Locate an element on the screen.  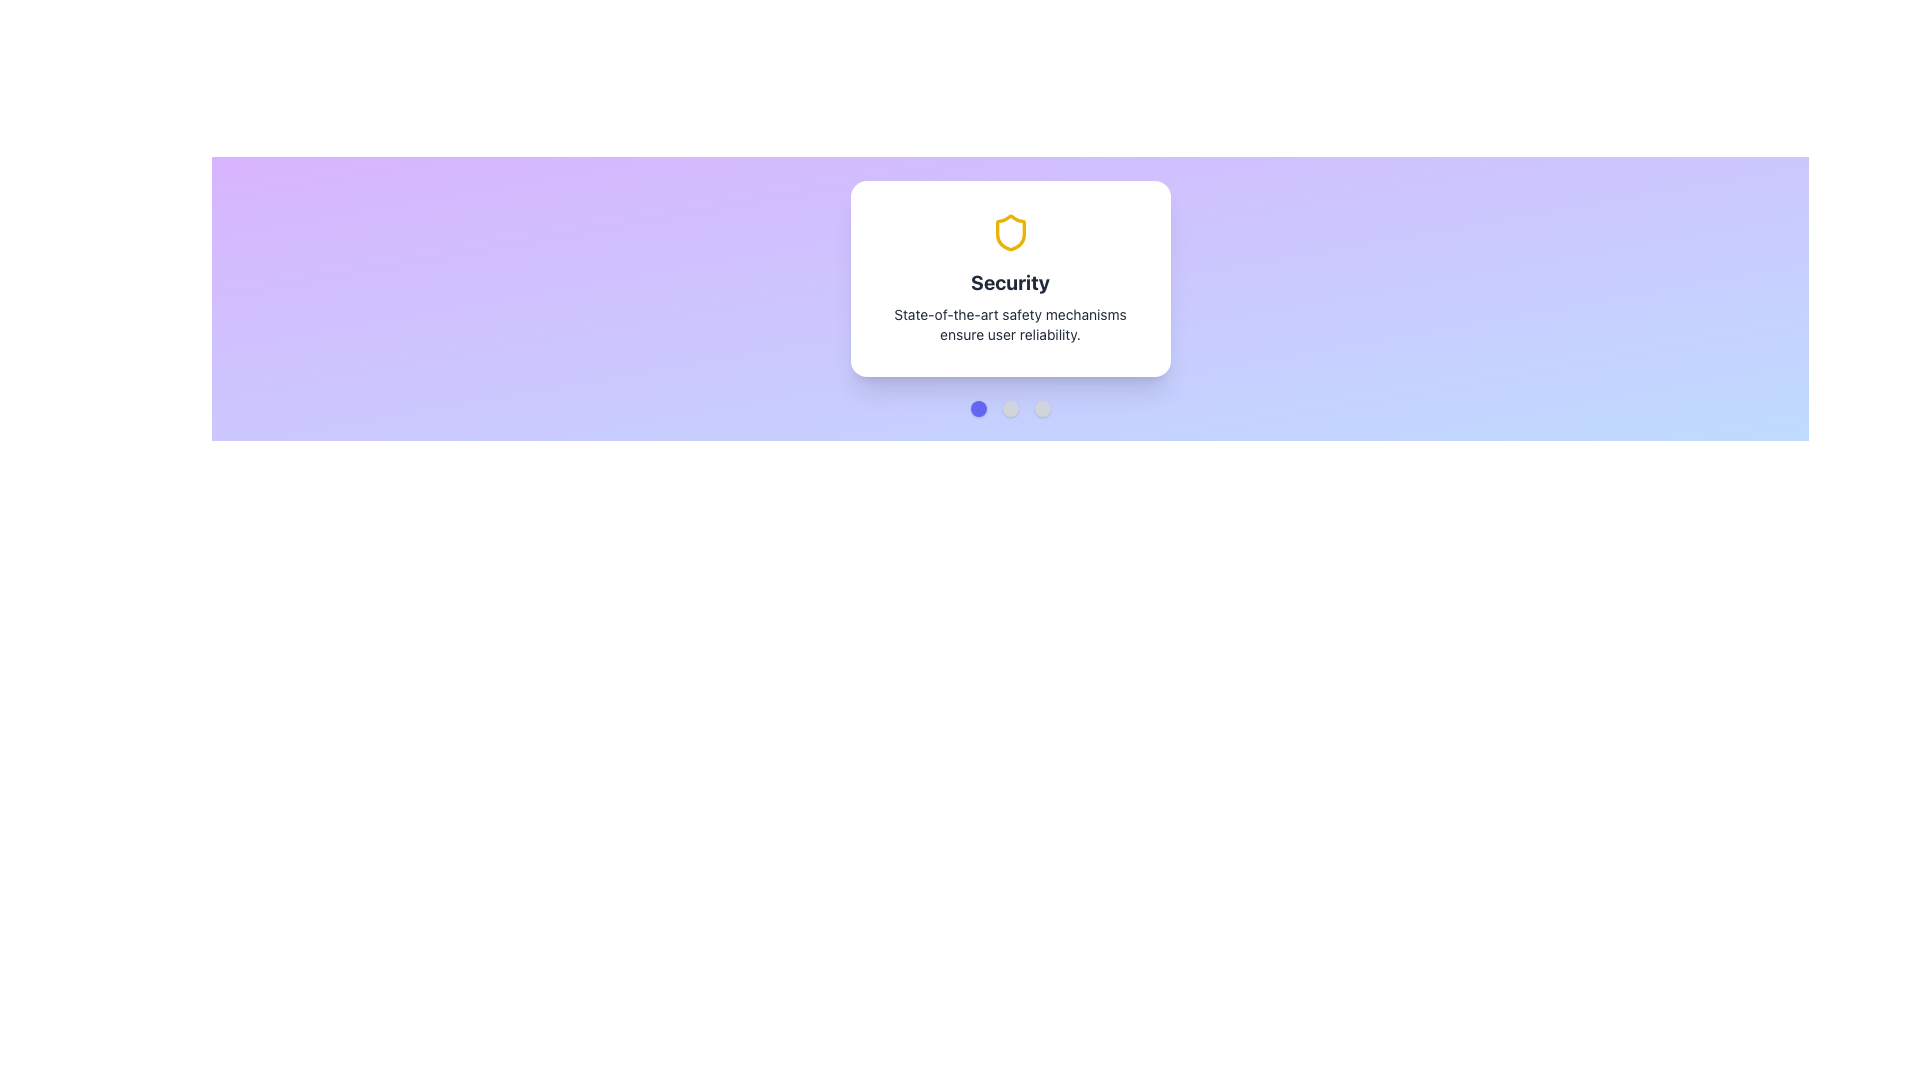
the second button in a horizontal arrangement of three buttons located directly beneath the 'Security' card component to change its color is located at coordinates (1010, 407).